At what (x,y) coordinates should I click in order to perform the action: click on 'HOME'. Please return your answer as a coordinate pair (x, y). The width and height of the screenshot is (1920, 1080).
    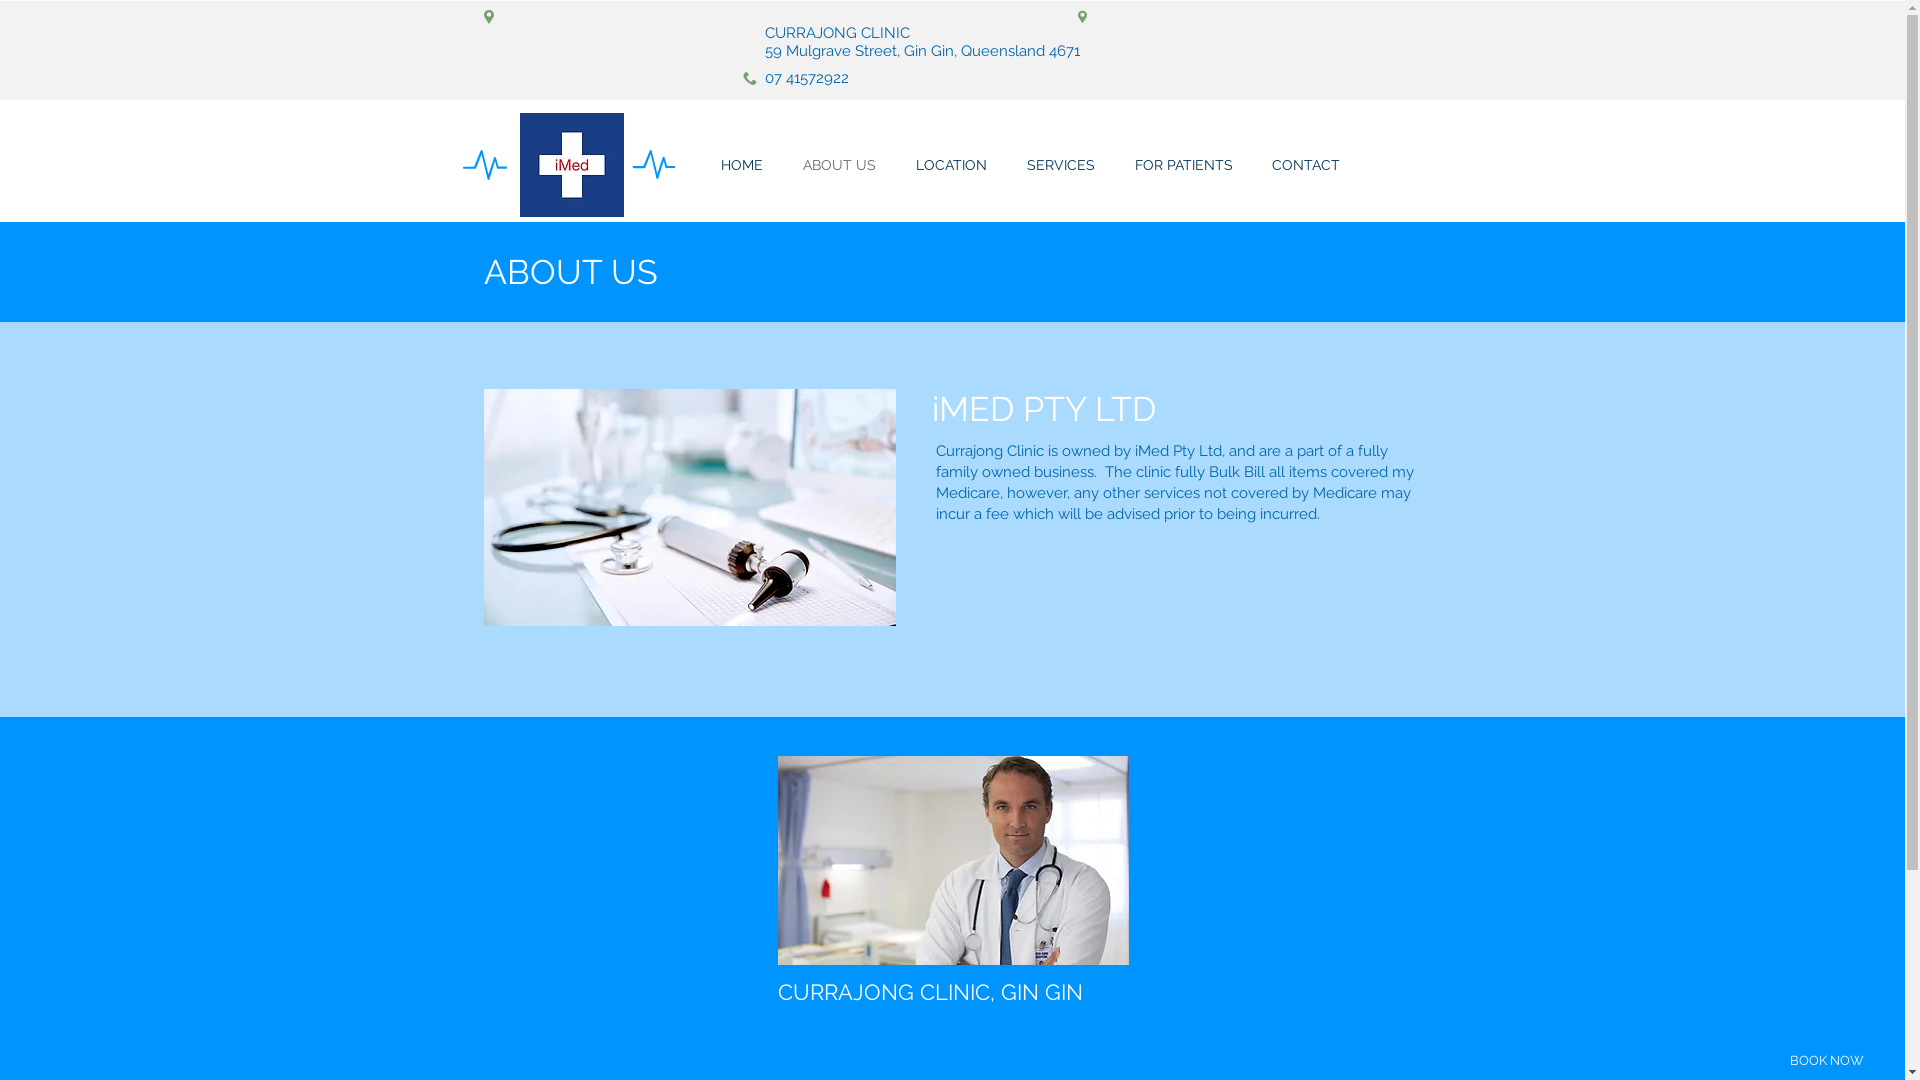
    Looking at the image, I should click on (739, 164).